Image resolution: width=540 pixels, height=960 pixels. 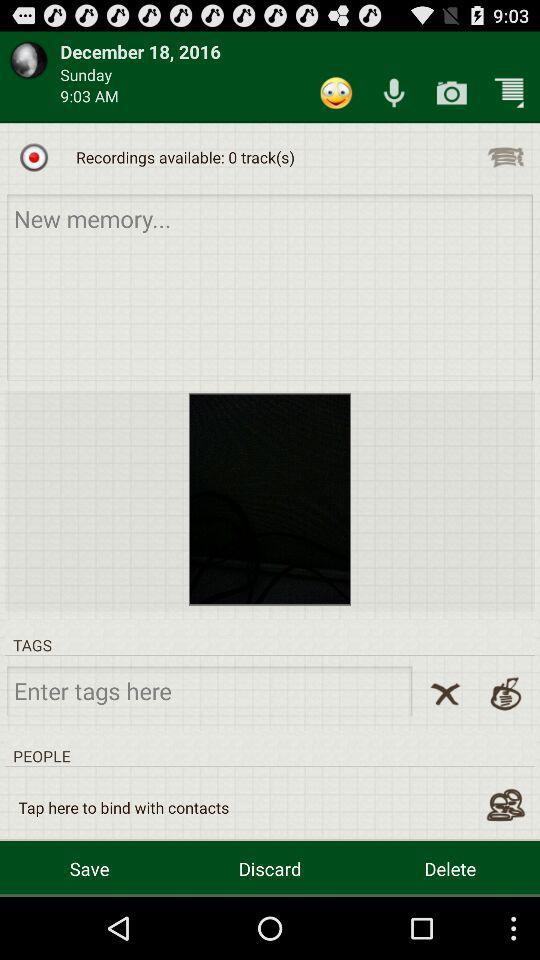 I want to click on the microphone icon, so click(x=394, y=99).